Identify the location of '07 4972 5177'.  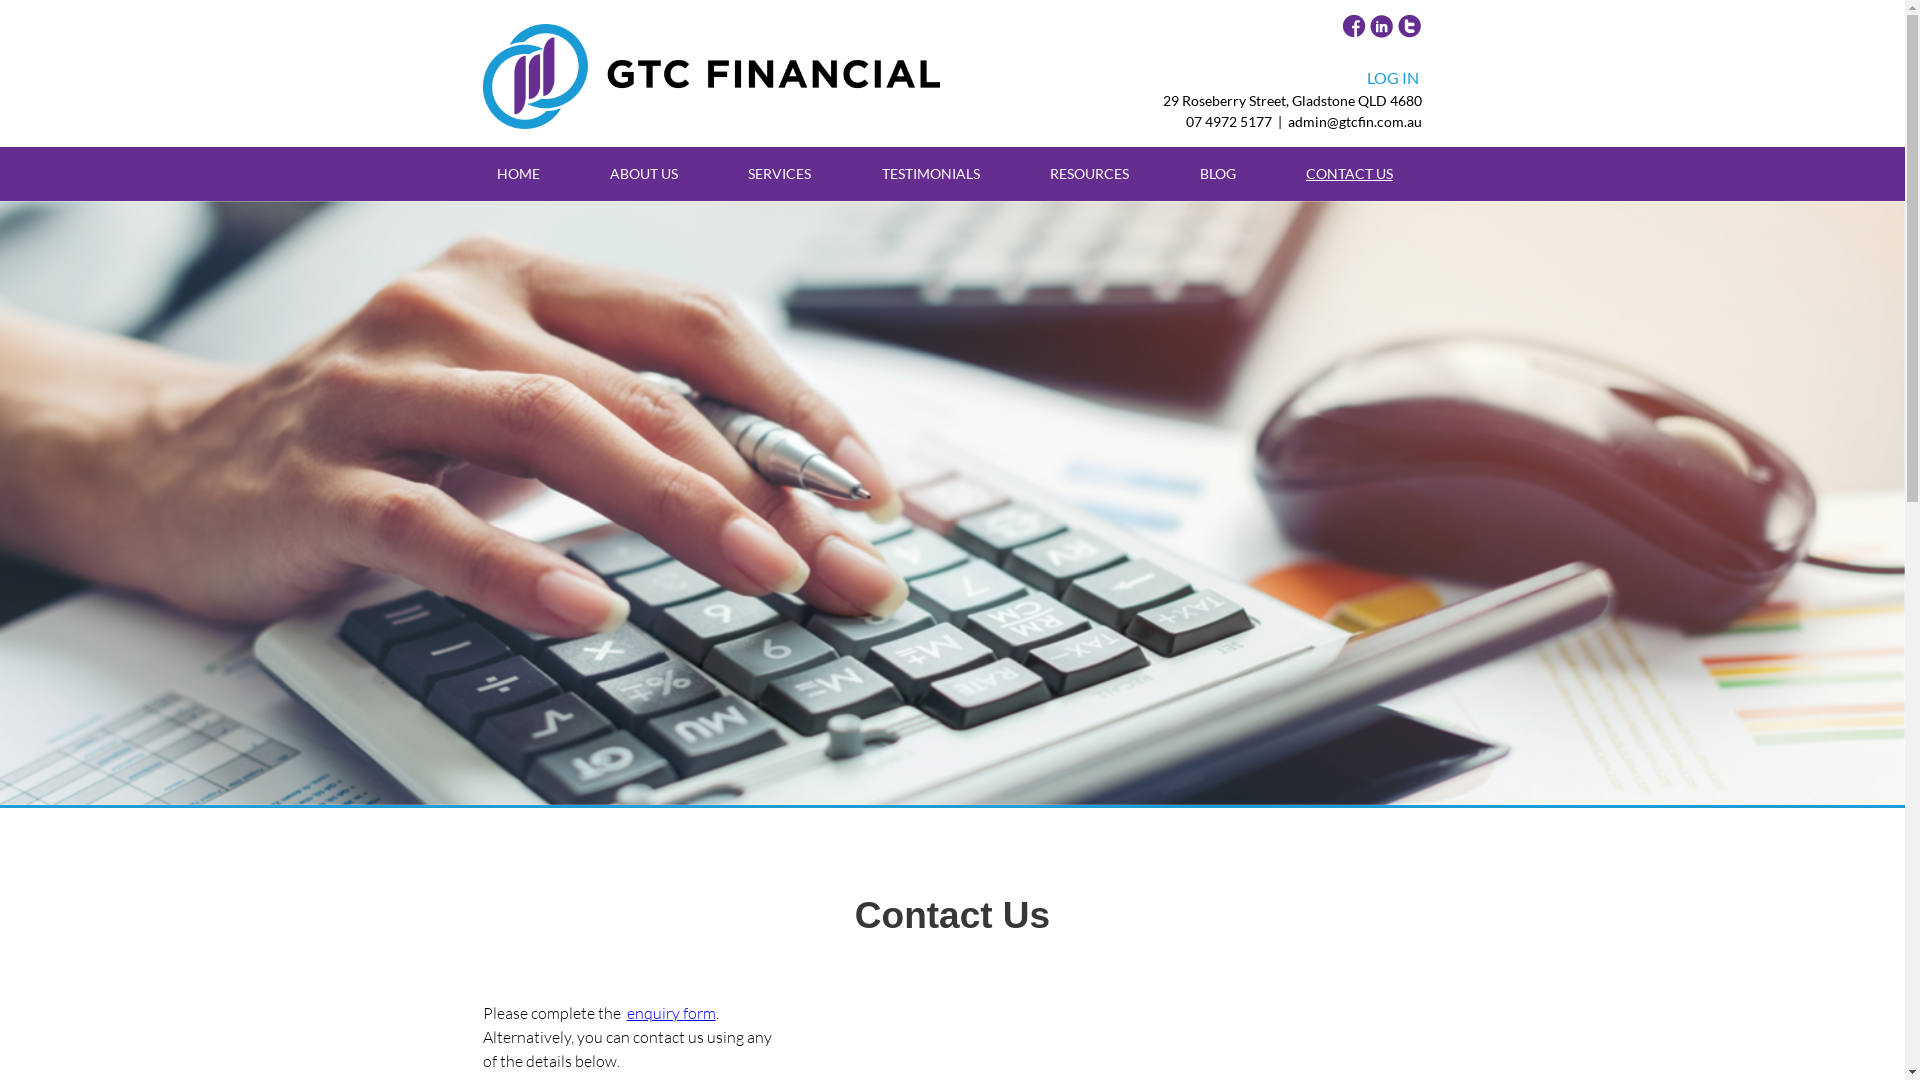
(1227, 120).